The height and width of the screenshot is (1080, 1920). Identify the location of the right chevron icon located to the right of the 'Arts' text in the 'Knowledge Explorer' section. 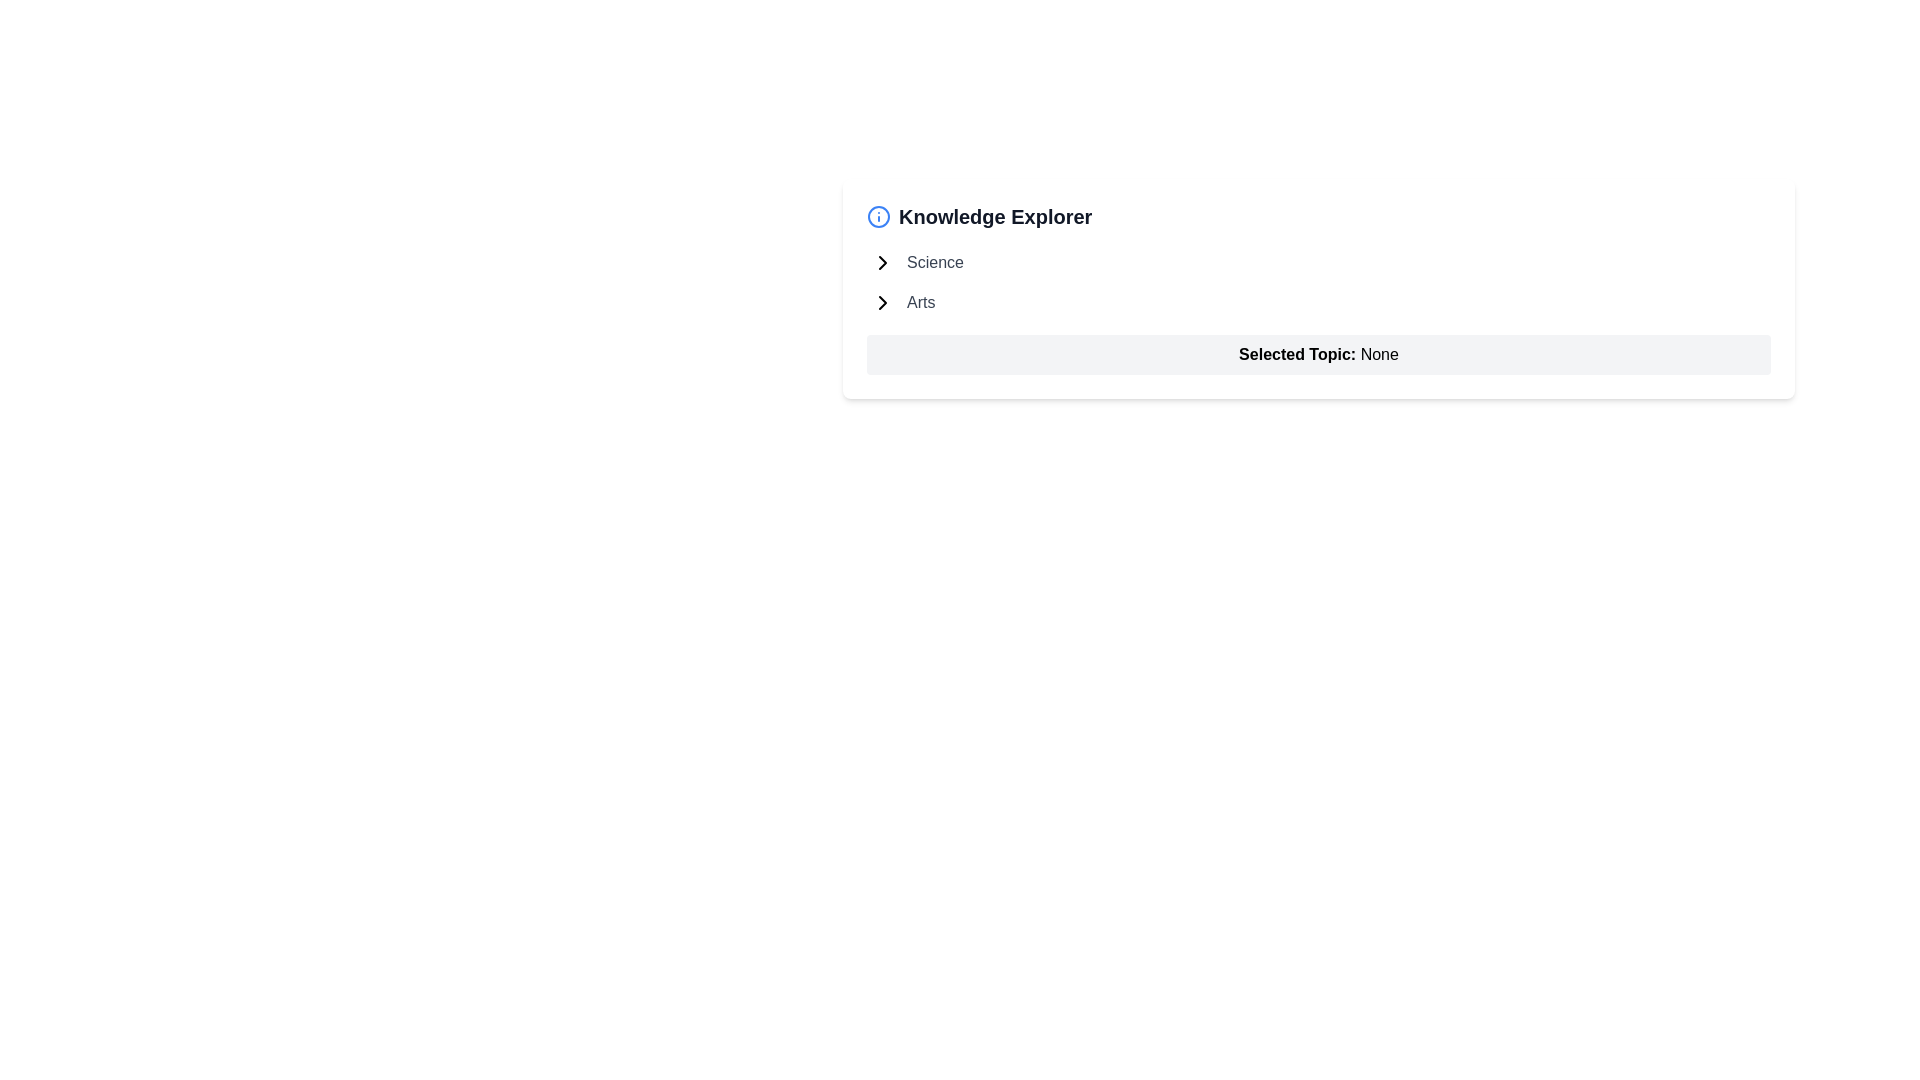
(882, 303).